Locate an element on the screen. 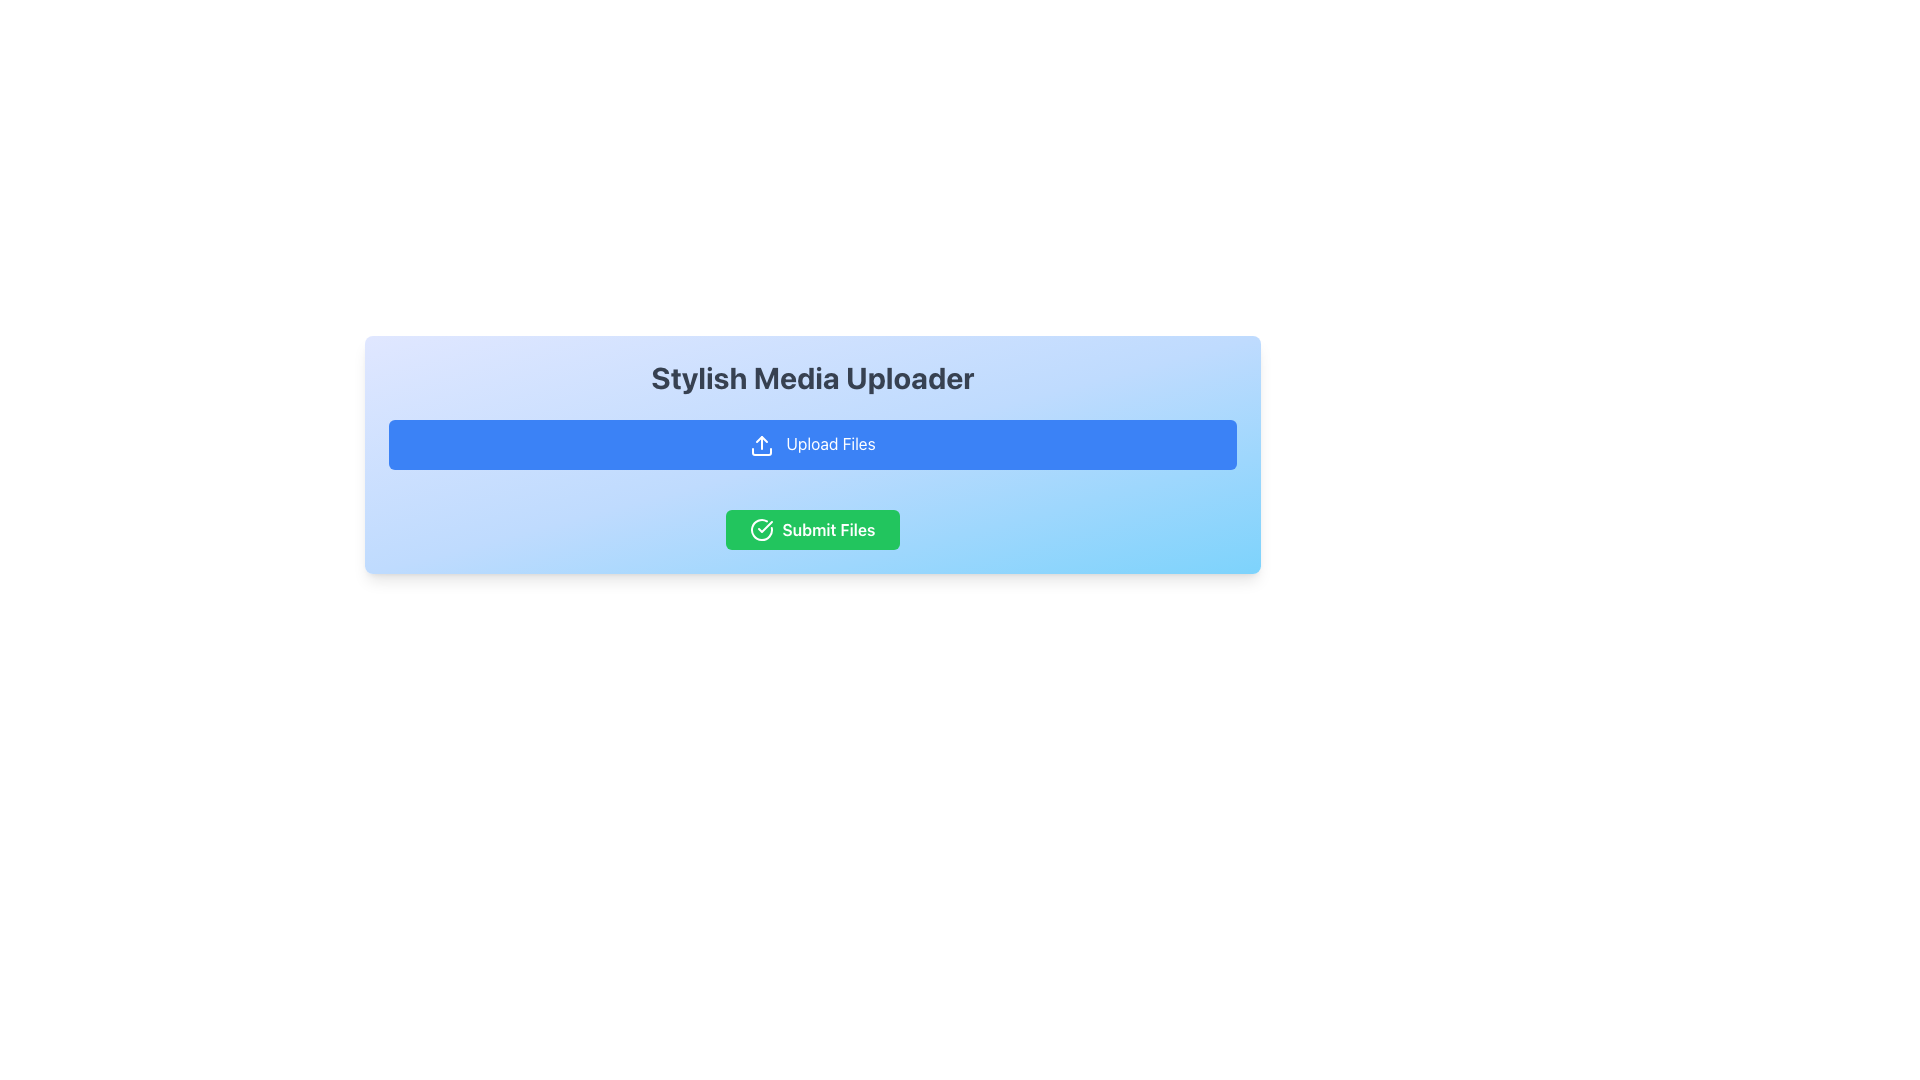 The width and height of the screenshot is (1920, 1080). the decorative confirmation icon located to the left of the 'Submit Files' text within the green 'Submit Files' button is located at coordinates (761, 528).